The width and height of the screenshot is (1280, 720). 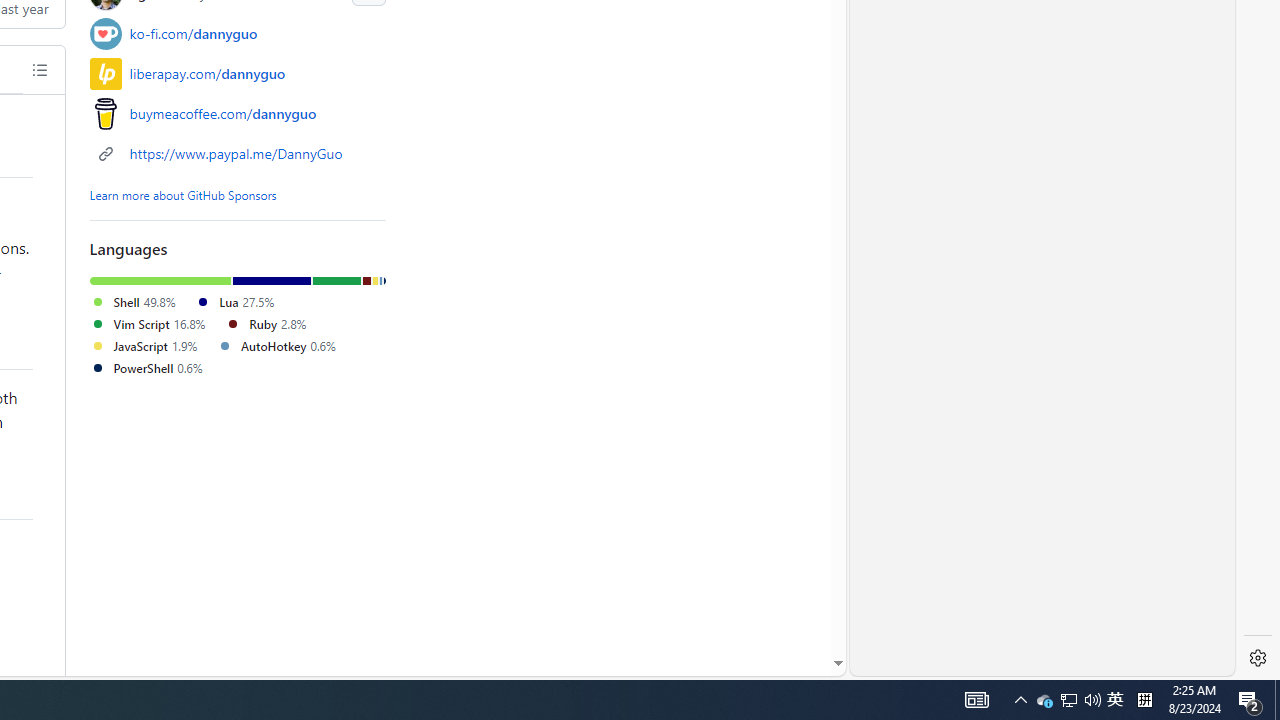 I want to click on 'JavaScript 1.9%', so click(x=143, y=344).